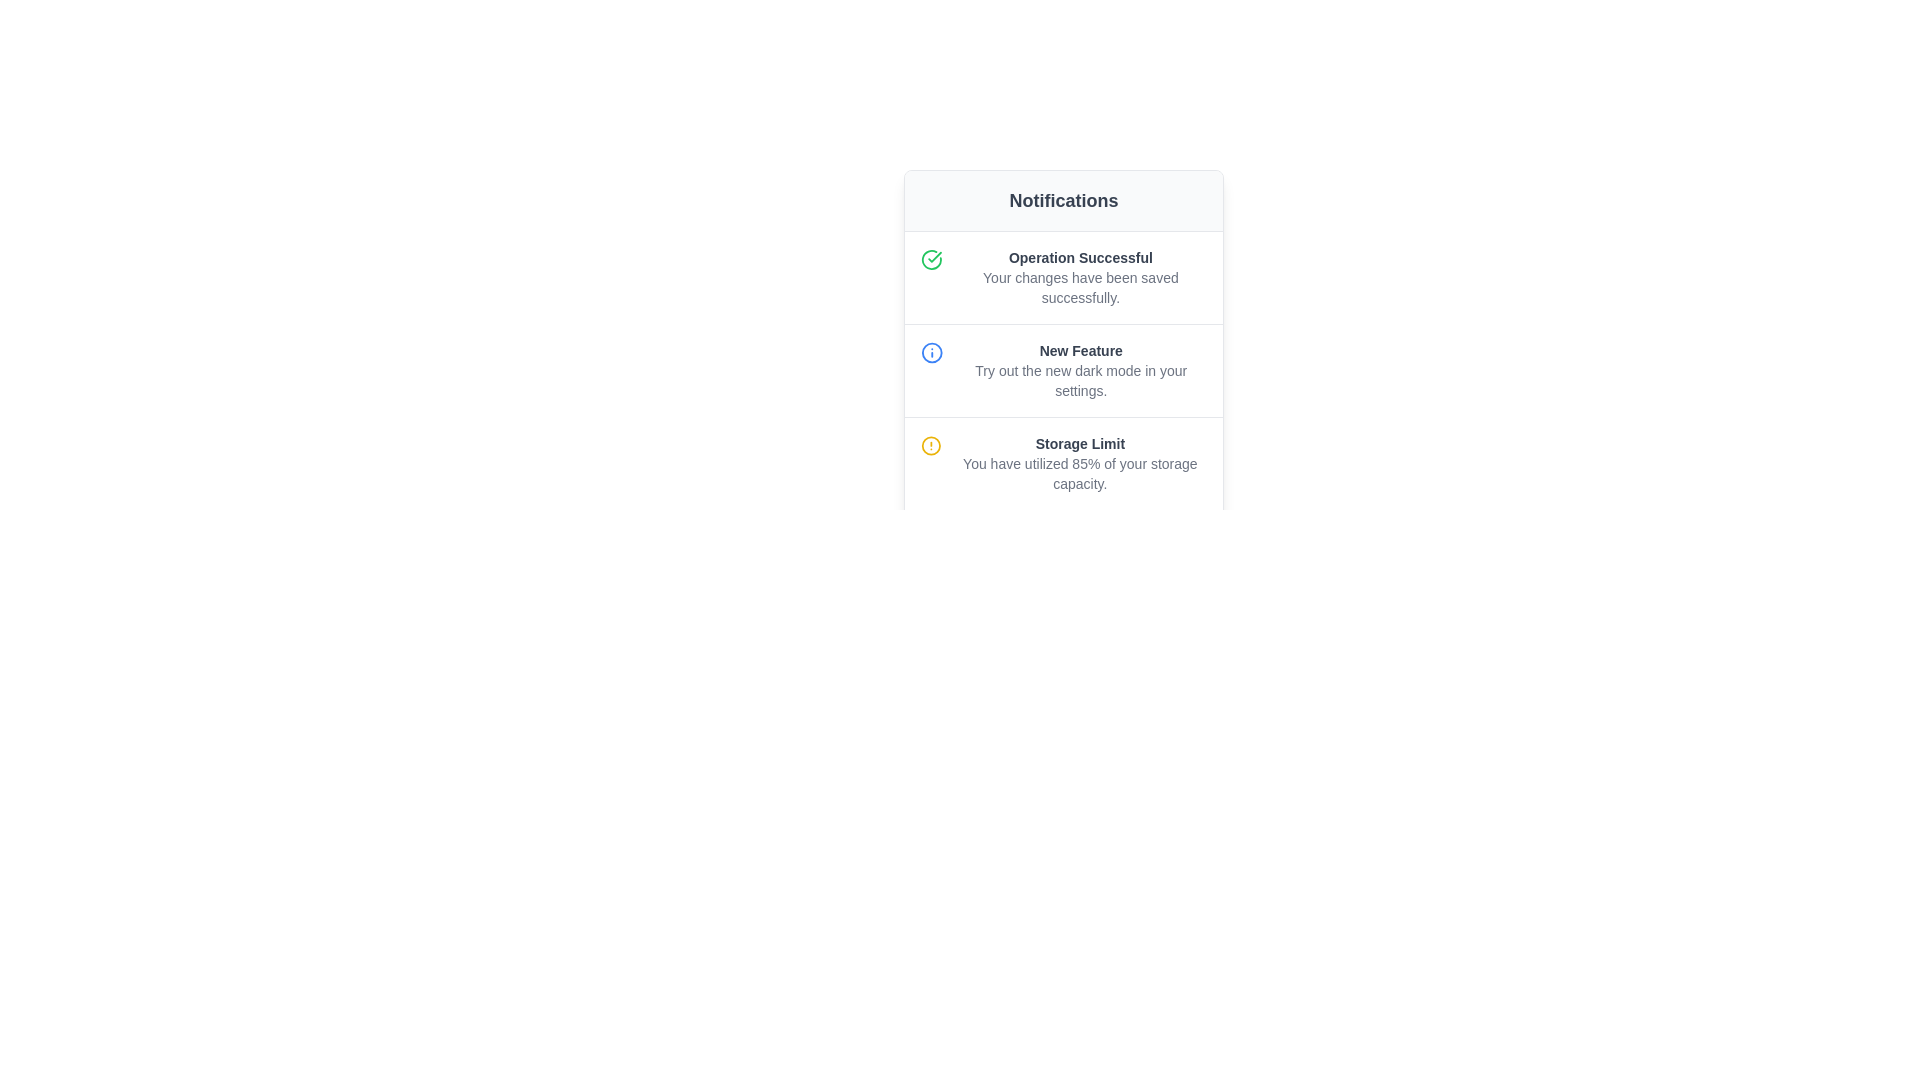  I want to click on the textual notification message that reads 'Your changes have been saved successfully.', which is styled in gray and positioned under the header 'Operation Successful' within a notification card, so click(1079, 288).